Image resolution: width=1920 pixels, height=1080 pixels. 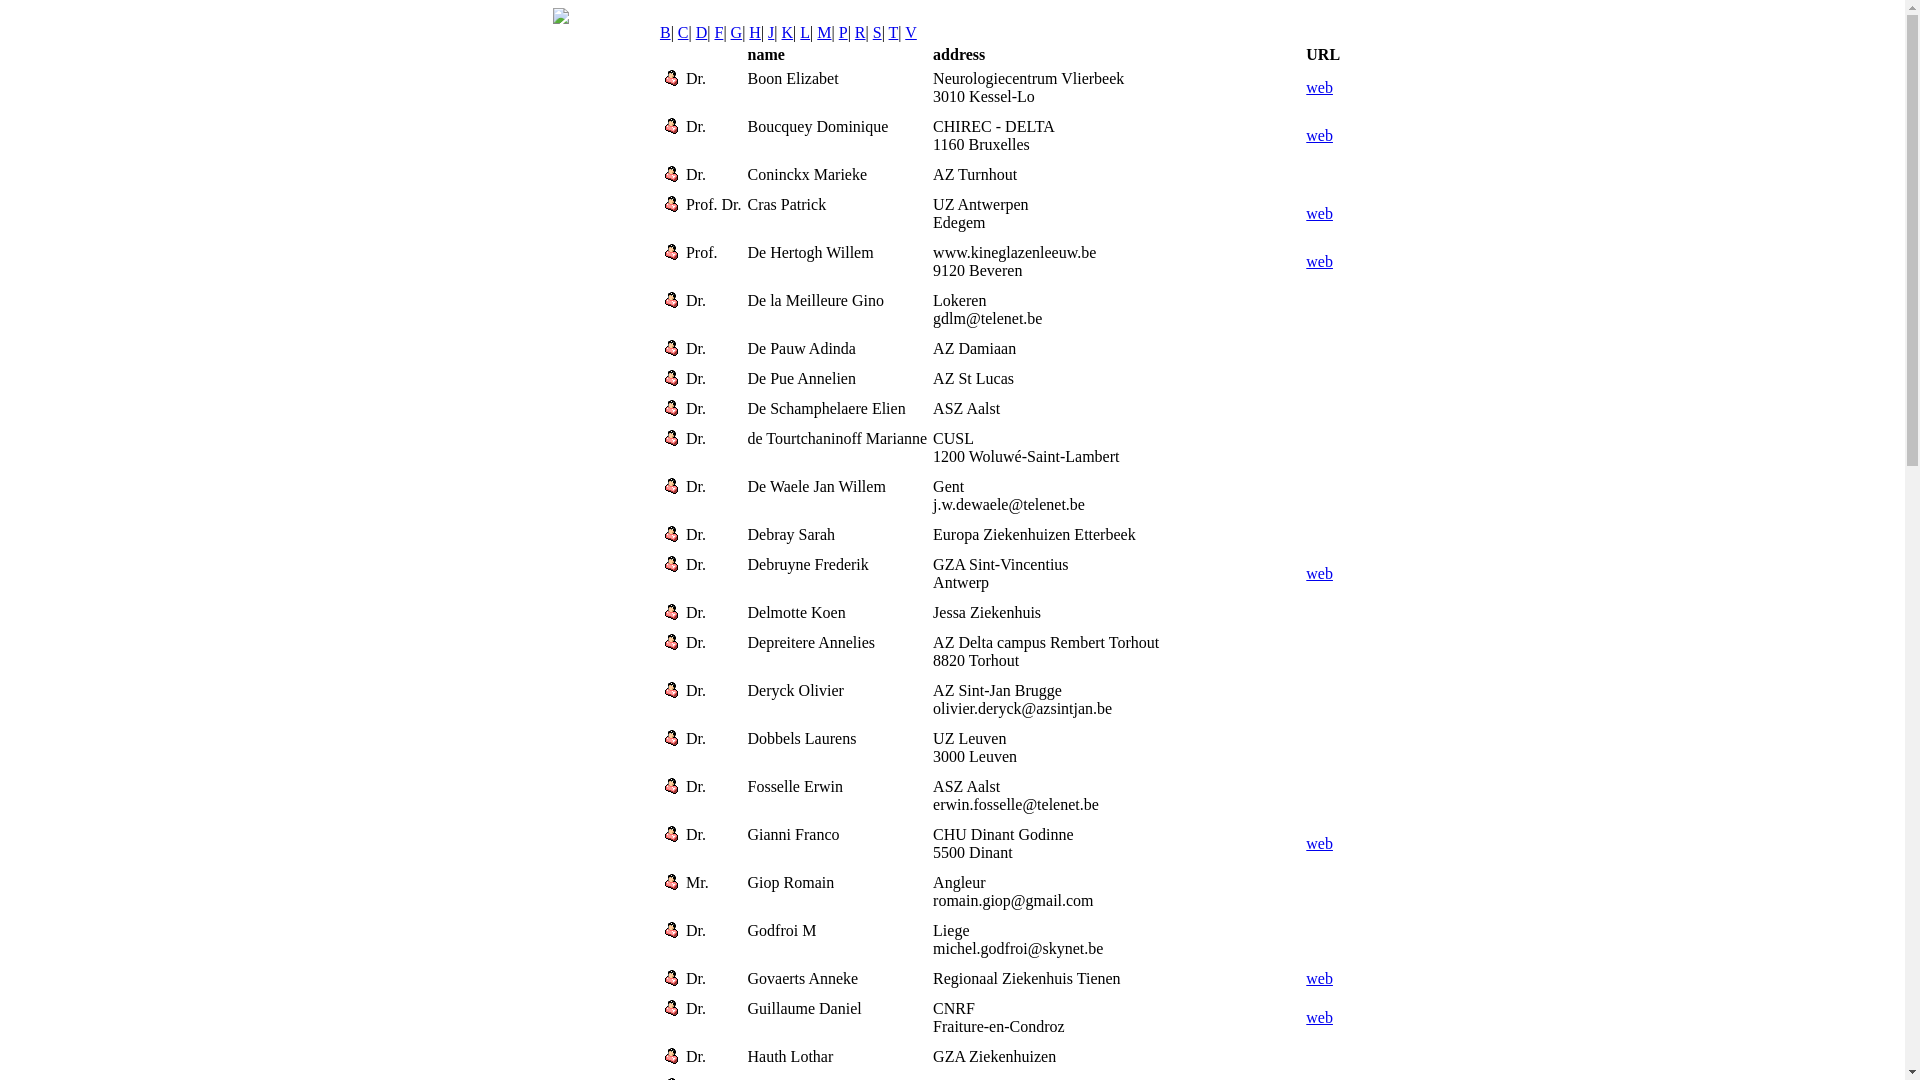 What do you see at coordinates (1319, 977) in the screenshot?
I see `'web'` at bounding box center [1319, 977].